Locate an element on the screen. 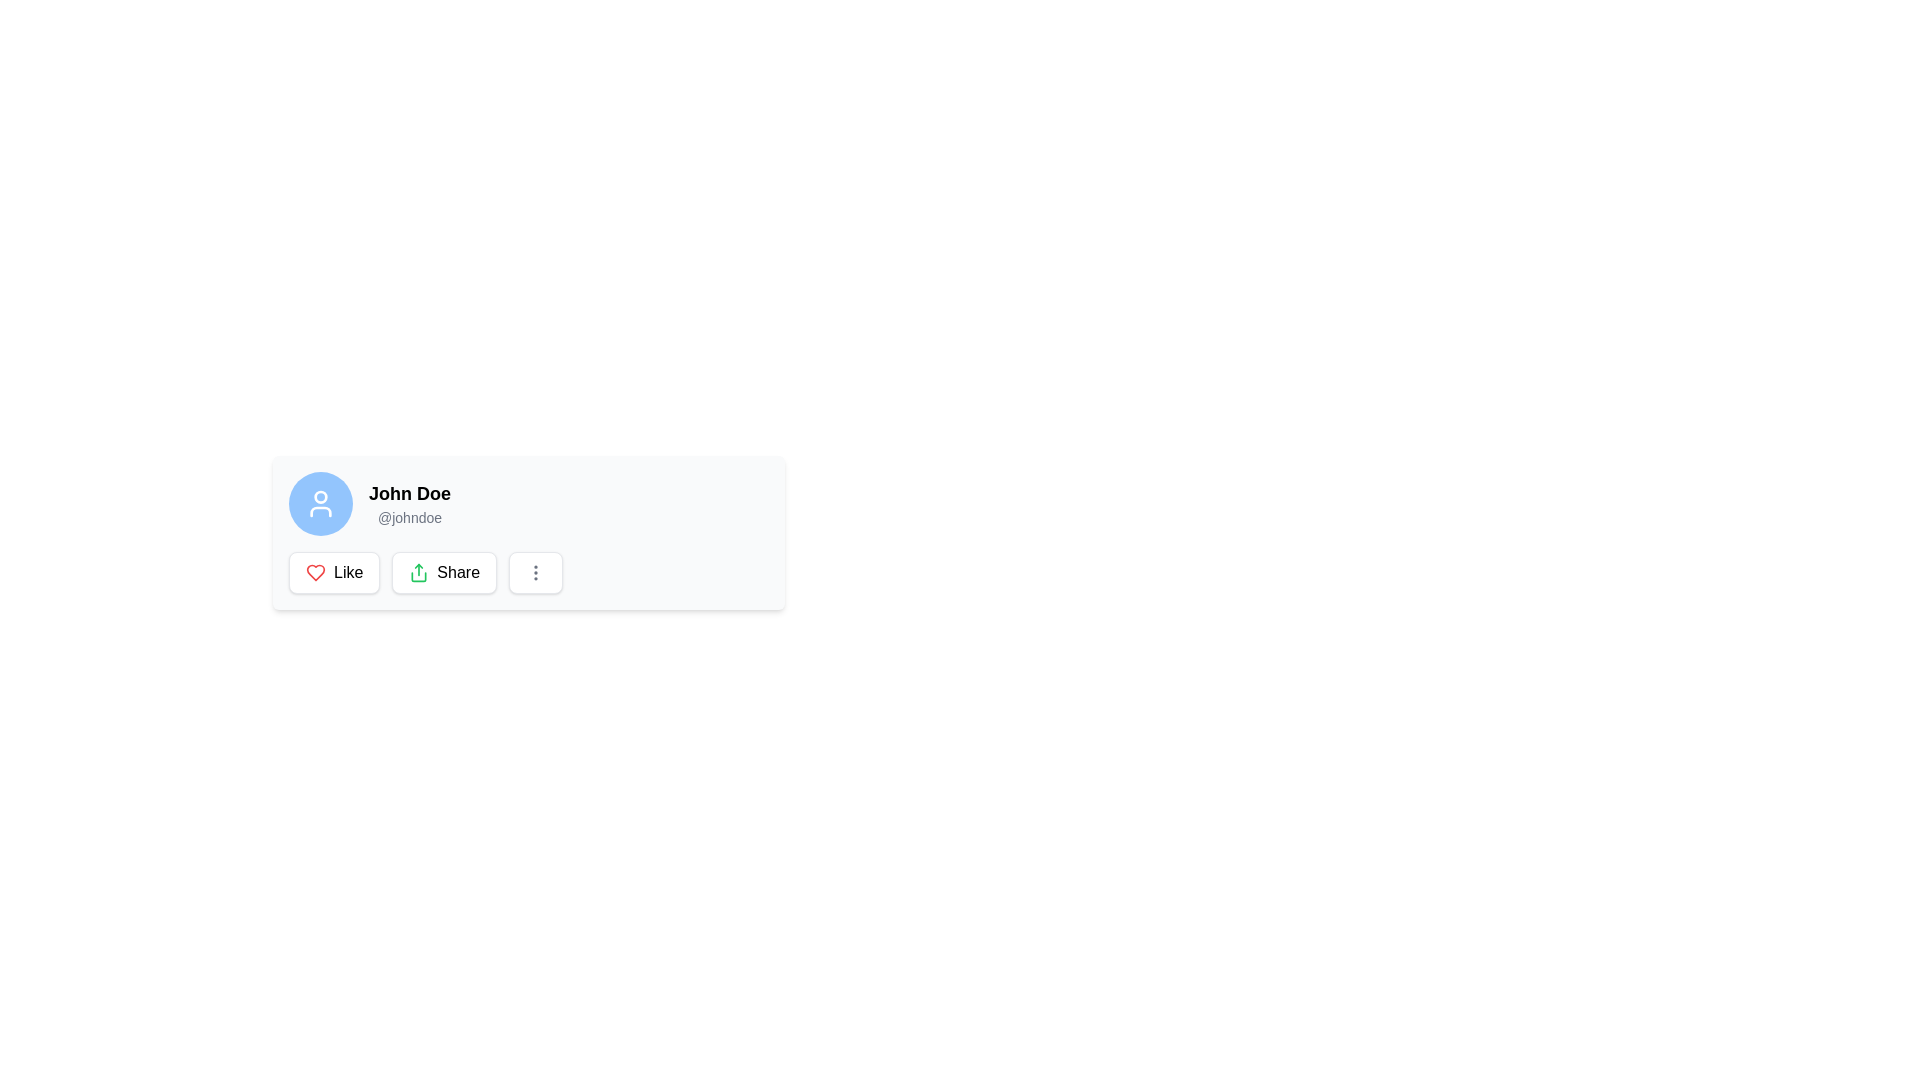 Image resolution: width=1920 pixels, height=1080 pixels. the share icon located to the left of the 'Share' text within the button at the bottom center of the card layout is located at coordinates (418, 573).